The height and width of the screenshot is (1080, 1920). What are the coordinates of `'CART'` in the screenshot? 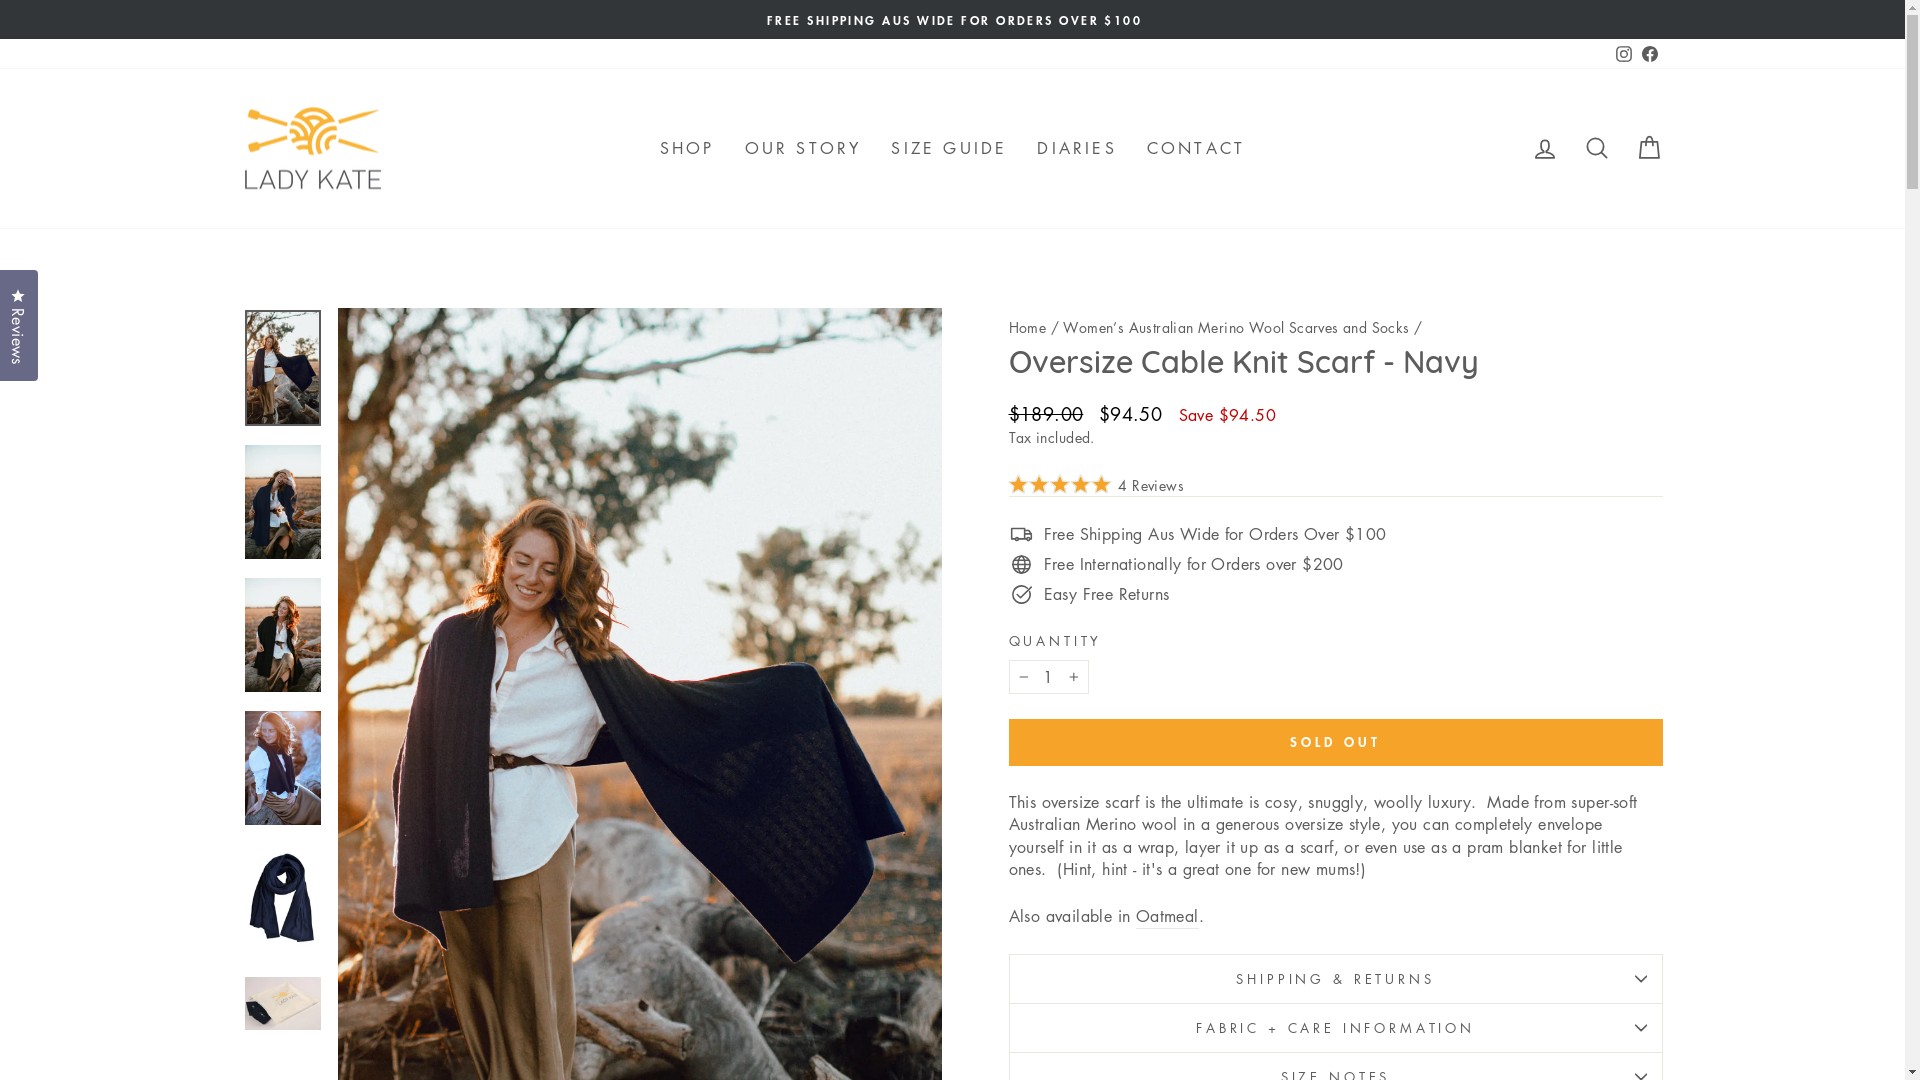 It's located at (1647, 147).